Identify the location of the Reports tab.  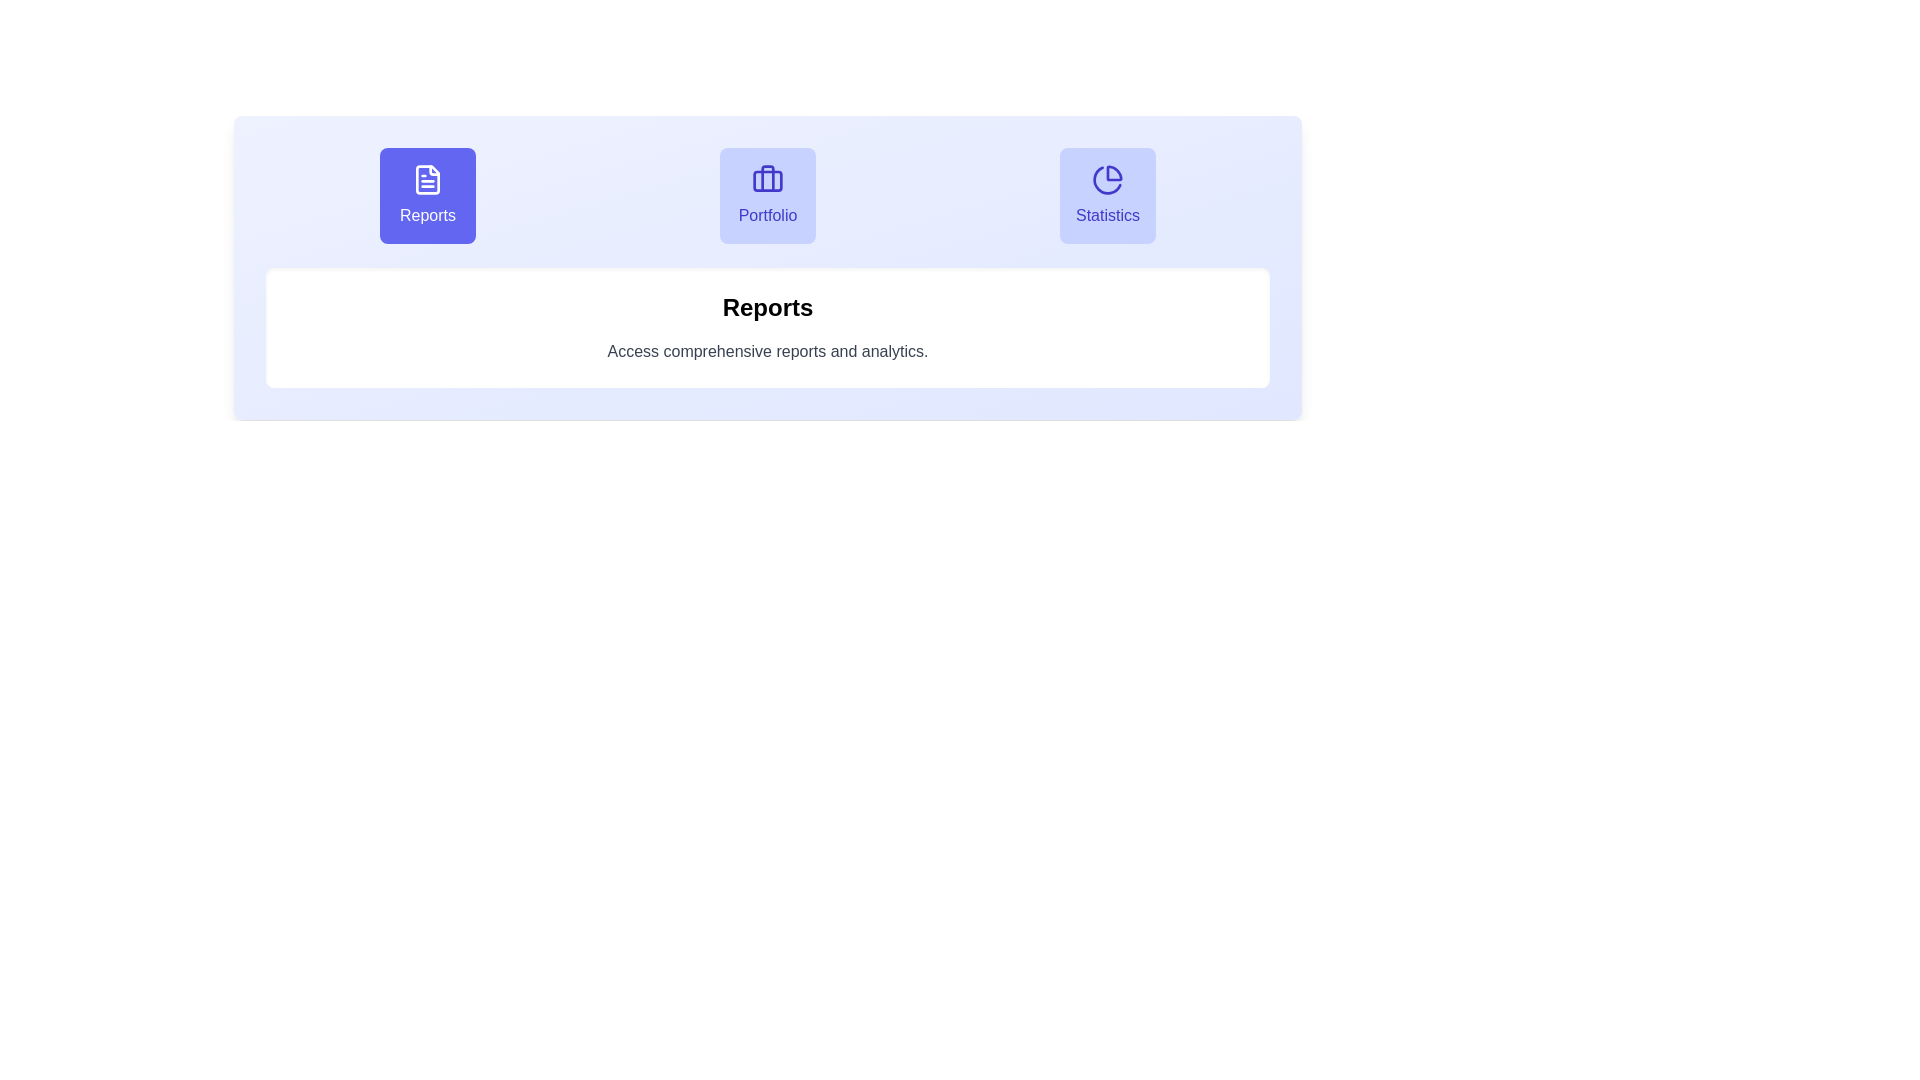
(426, 196).